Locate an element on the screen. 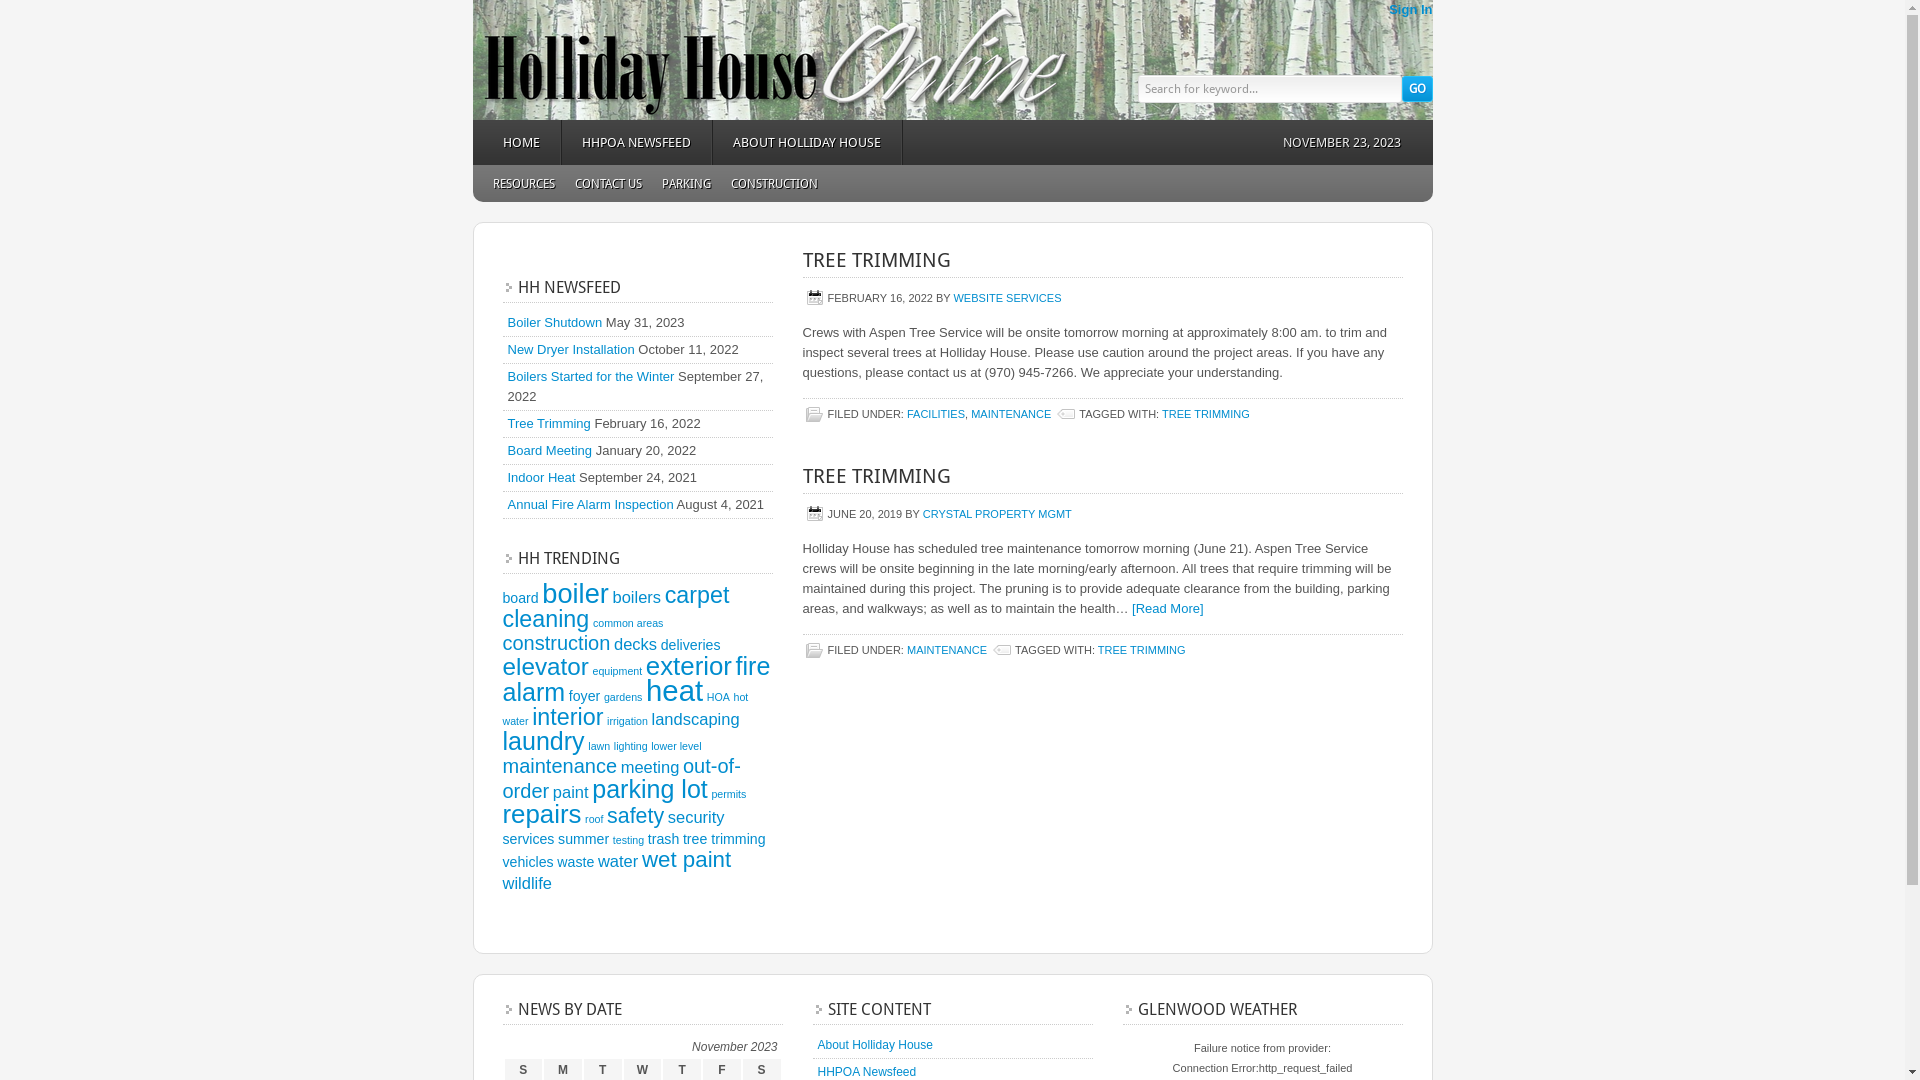  'RESOURCES' is located at coordinates (523, 183).